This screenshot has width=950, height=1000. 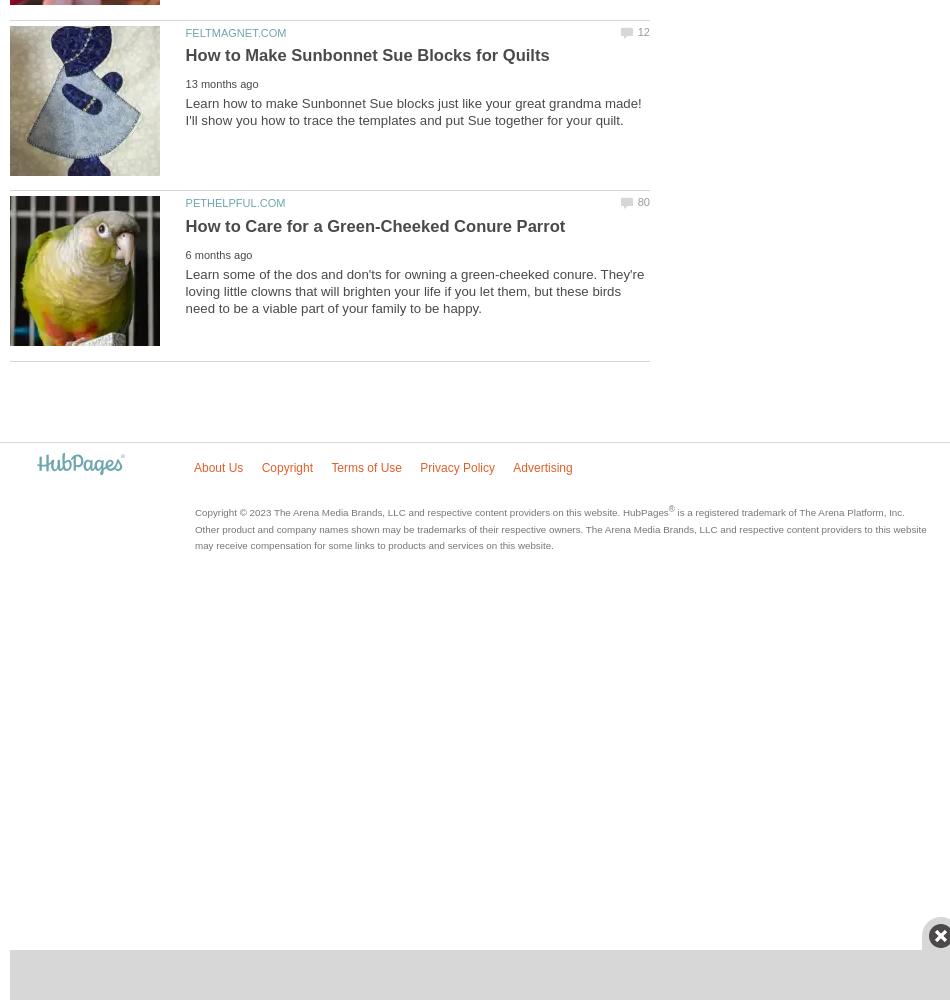 I want to click on 'Copyright', so click(x=259, y=466).